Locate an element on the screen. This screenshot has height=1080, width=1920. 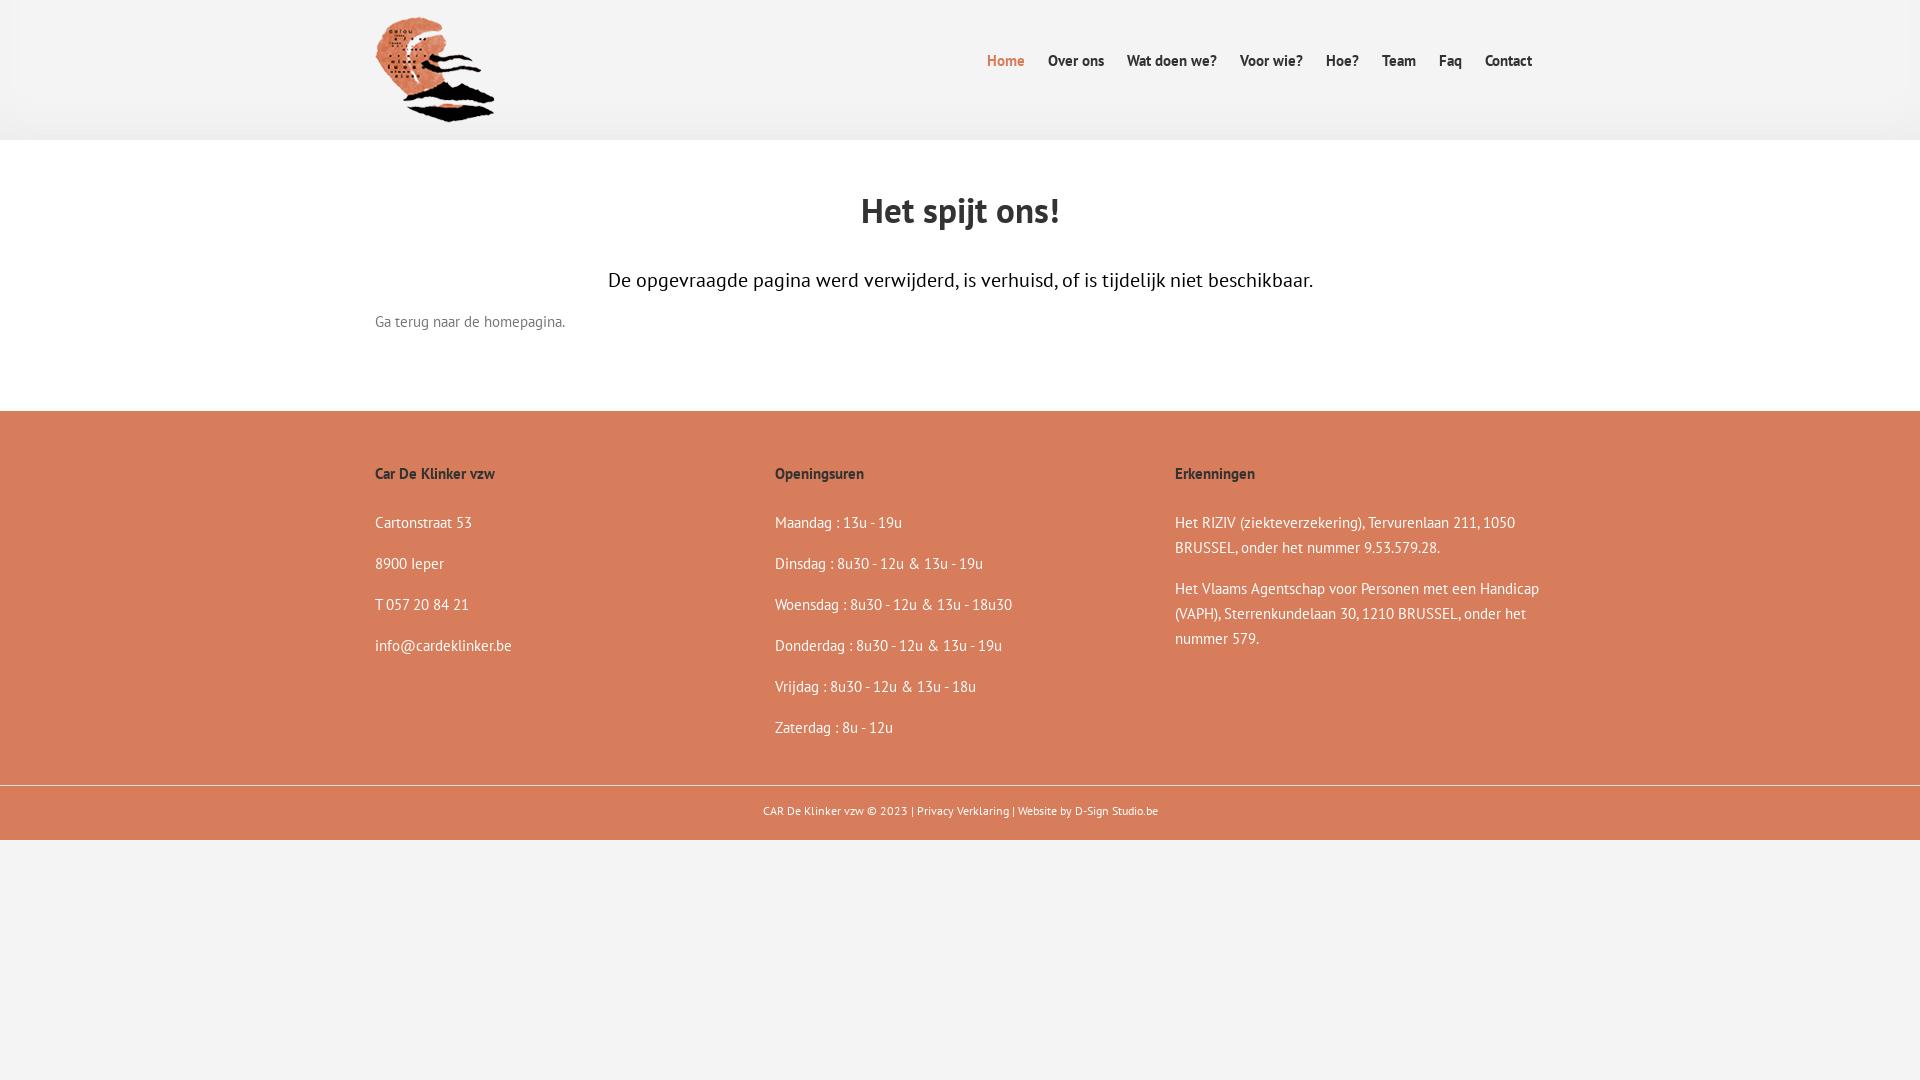
'Hoe?' is located at coordinates (1325, 59).